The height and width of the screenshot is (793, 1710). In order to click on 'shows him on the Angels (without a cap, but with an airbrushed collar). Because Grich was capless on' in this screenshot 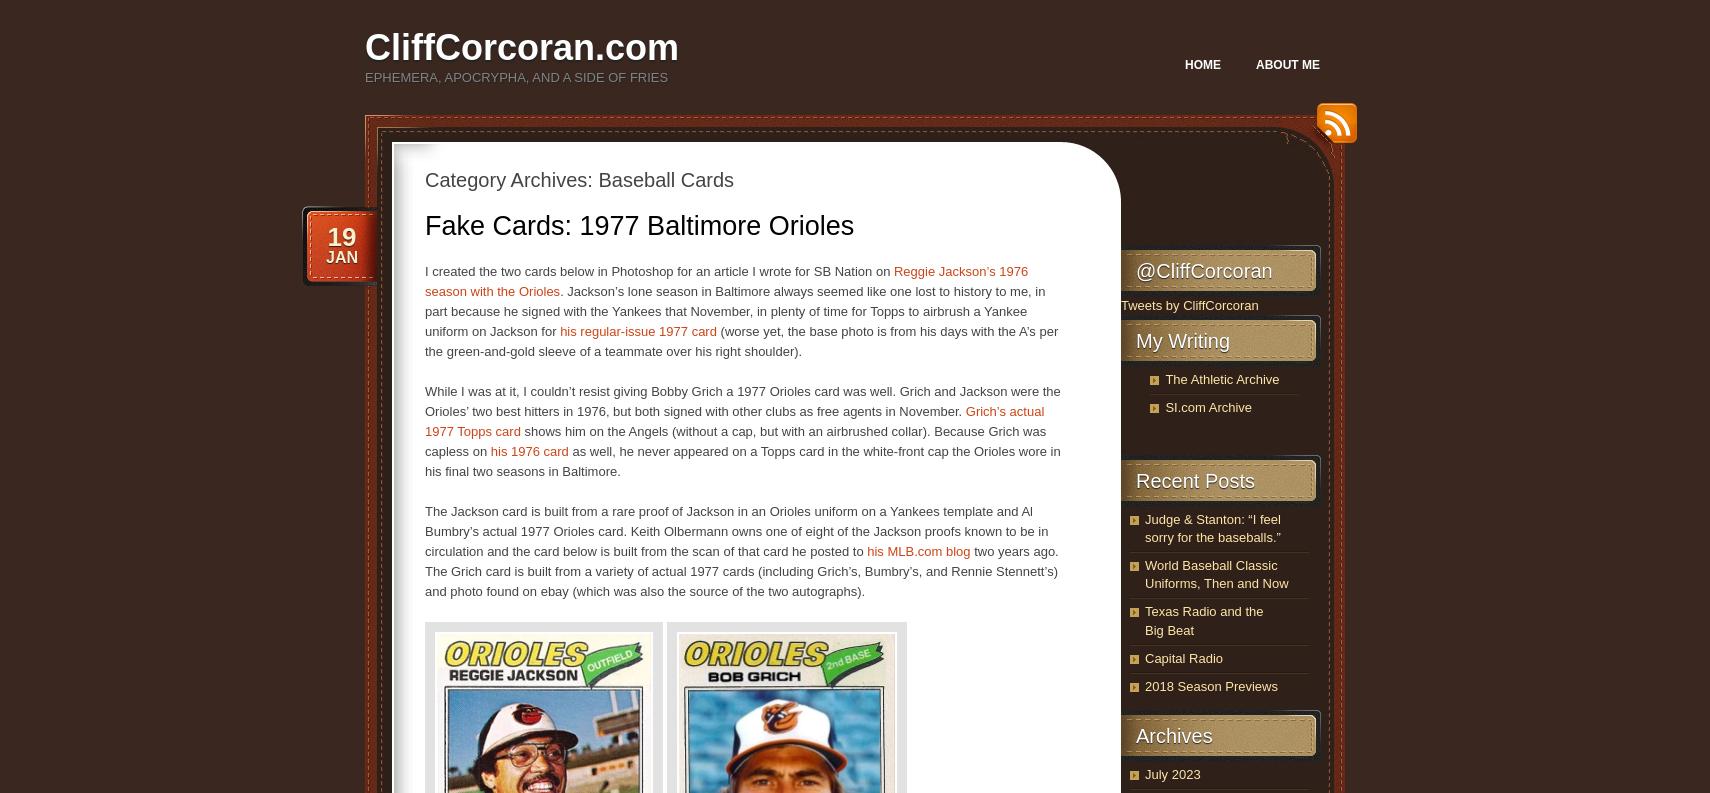, I will do `click(735, 440)`.